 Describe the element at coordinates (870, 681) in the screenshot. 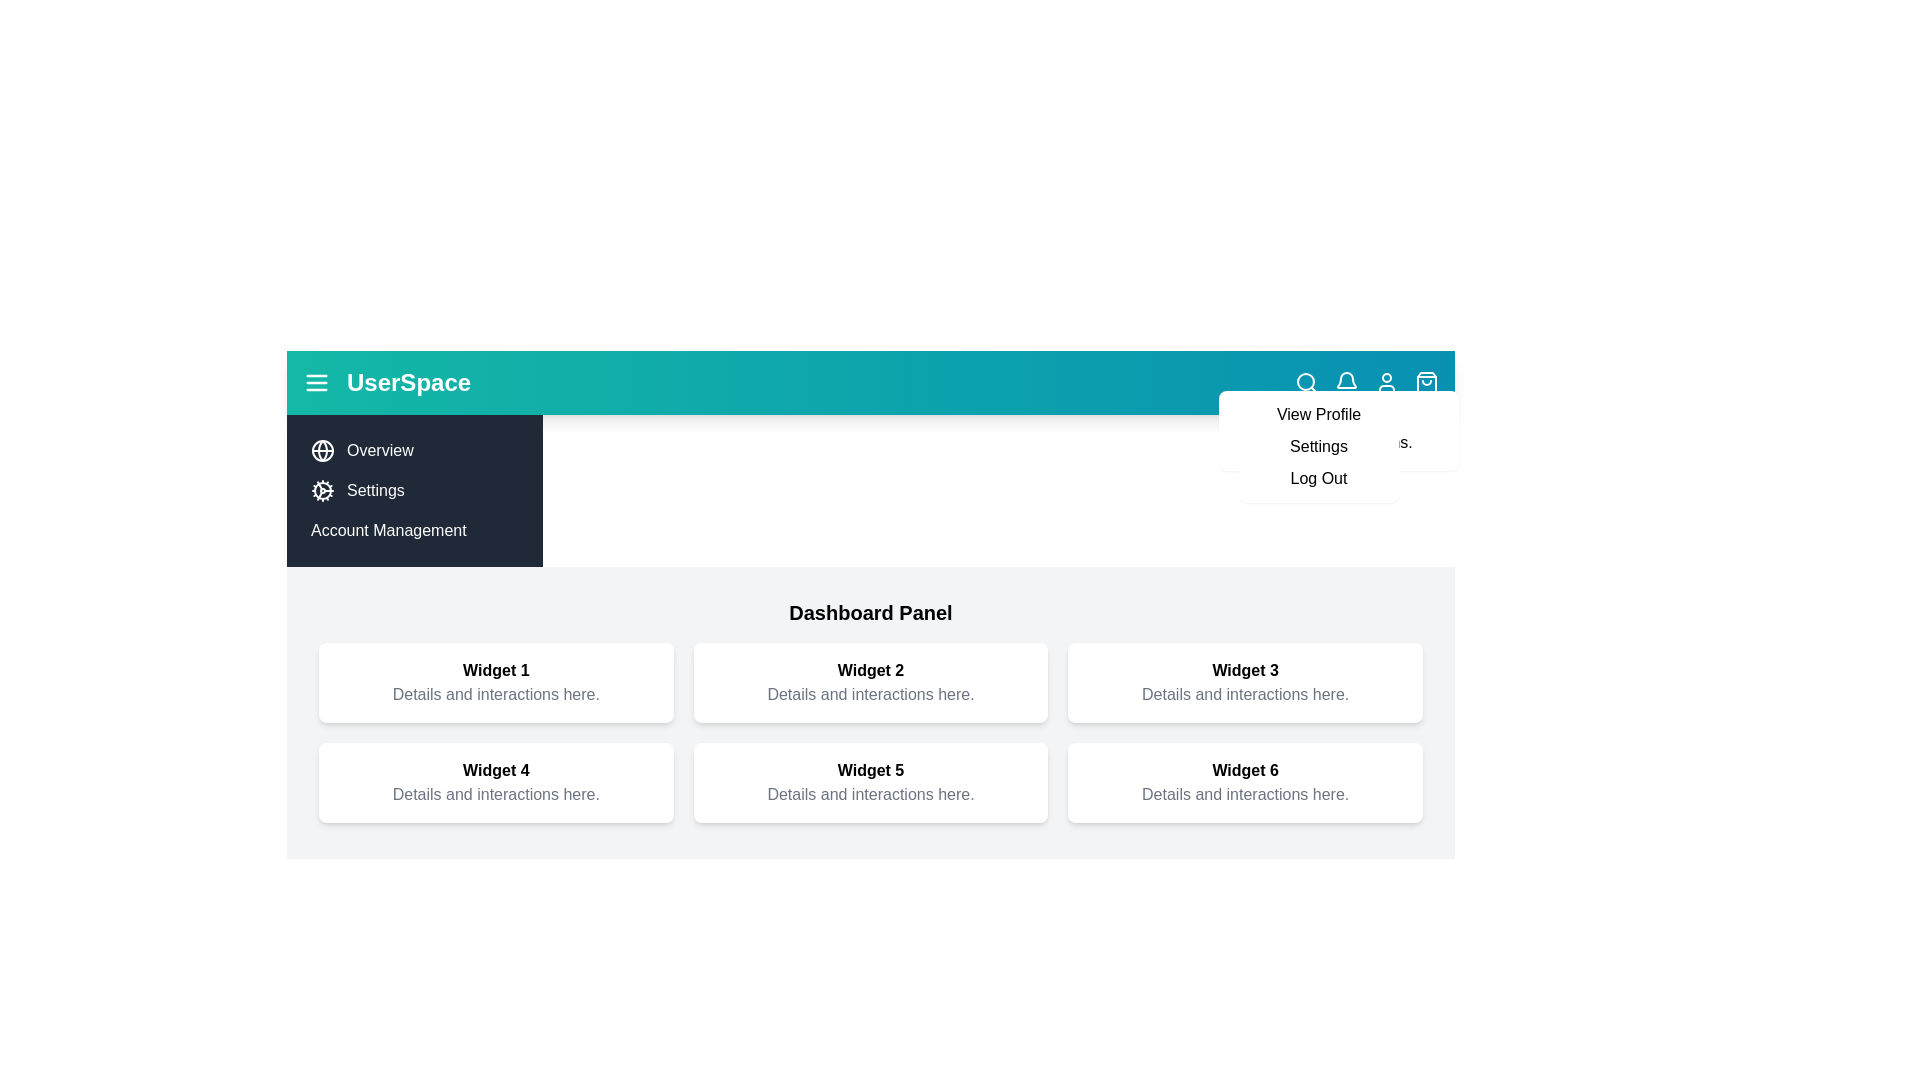

I see `the second information card in the first row of a 3-column grid layout` at that location.